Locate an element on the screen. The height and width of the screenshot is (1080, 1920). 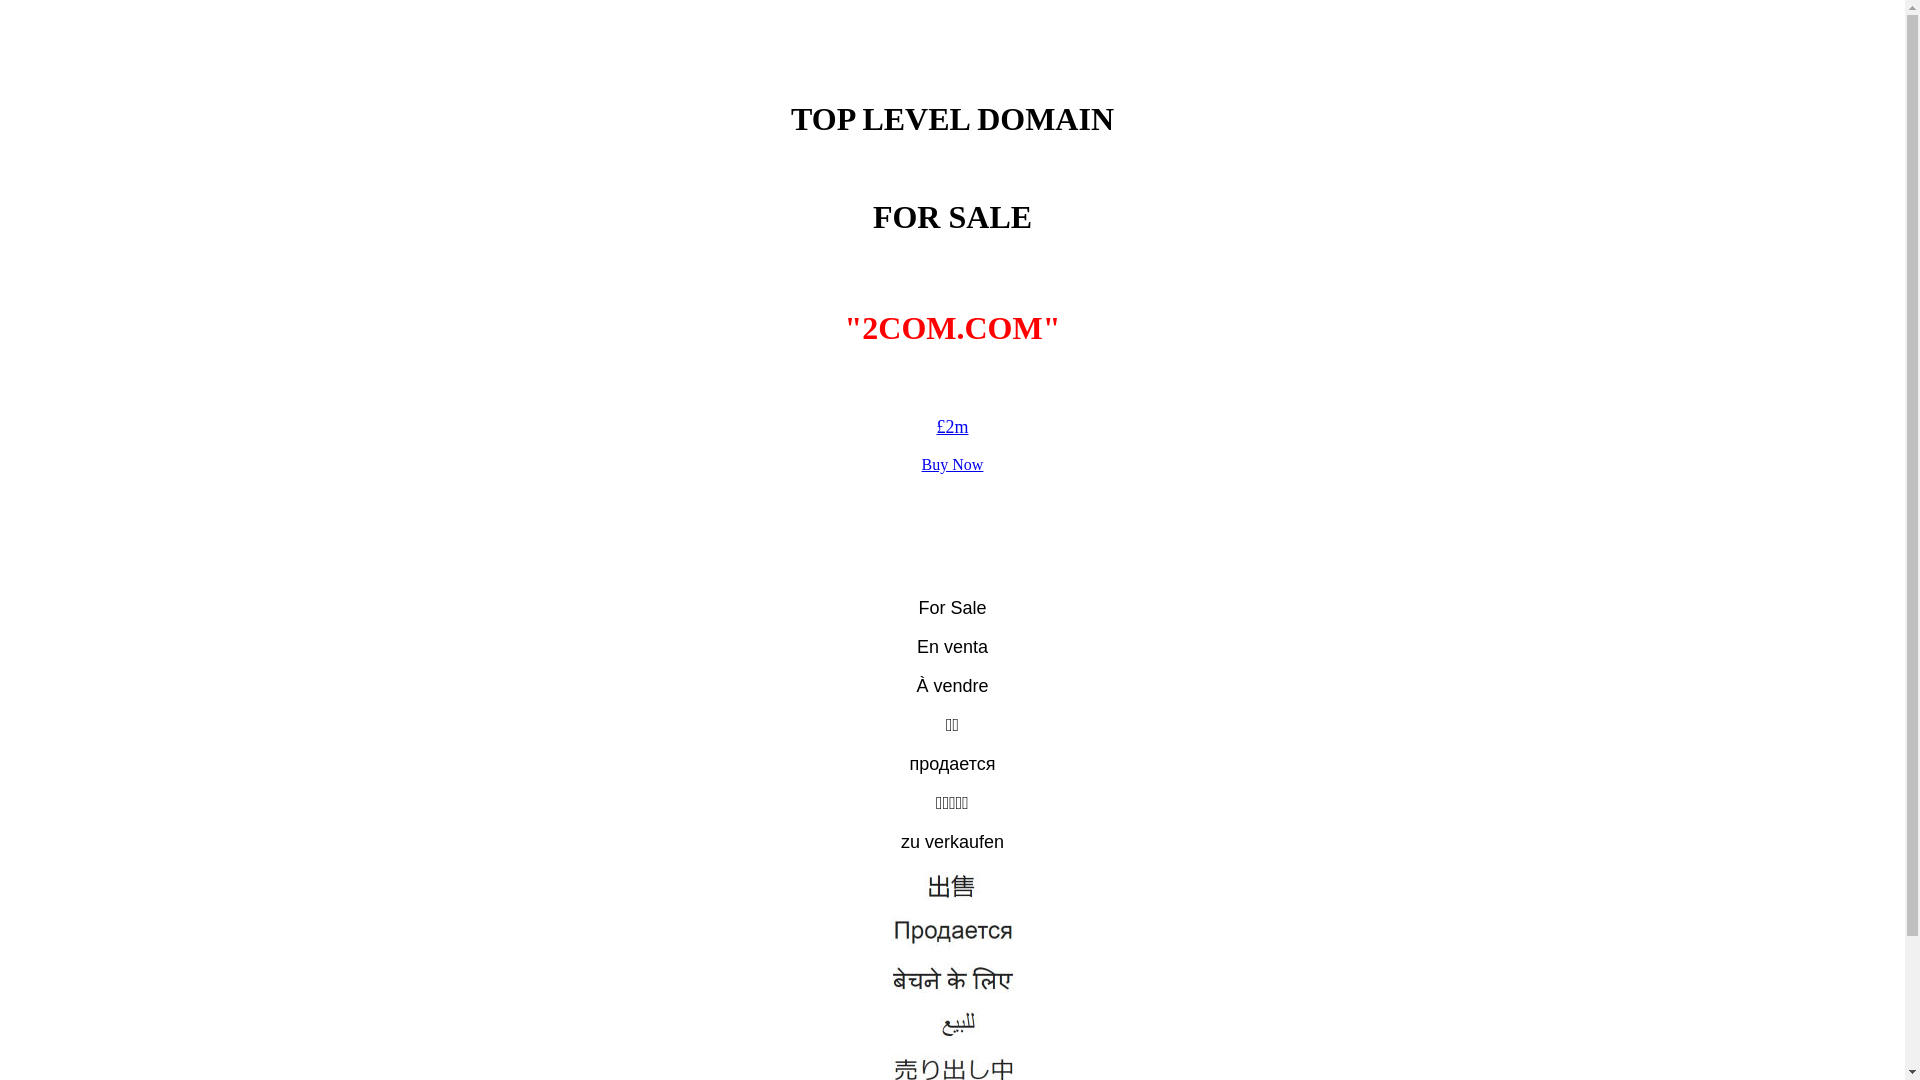
'Buy Now' is located at coordinates (952, 464).